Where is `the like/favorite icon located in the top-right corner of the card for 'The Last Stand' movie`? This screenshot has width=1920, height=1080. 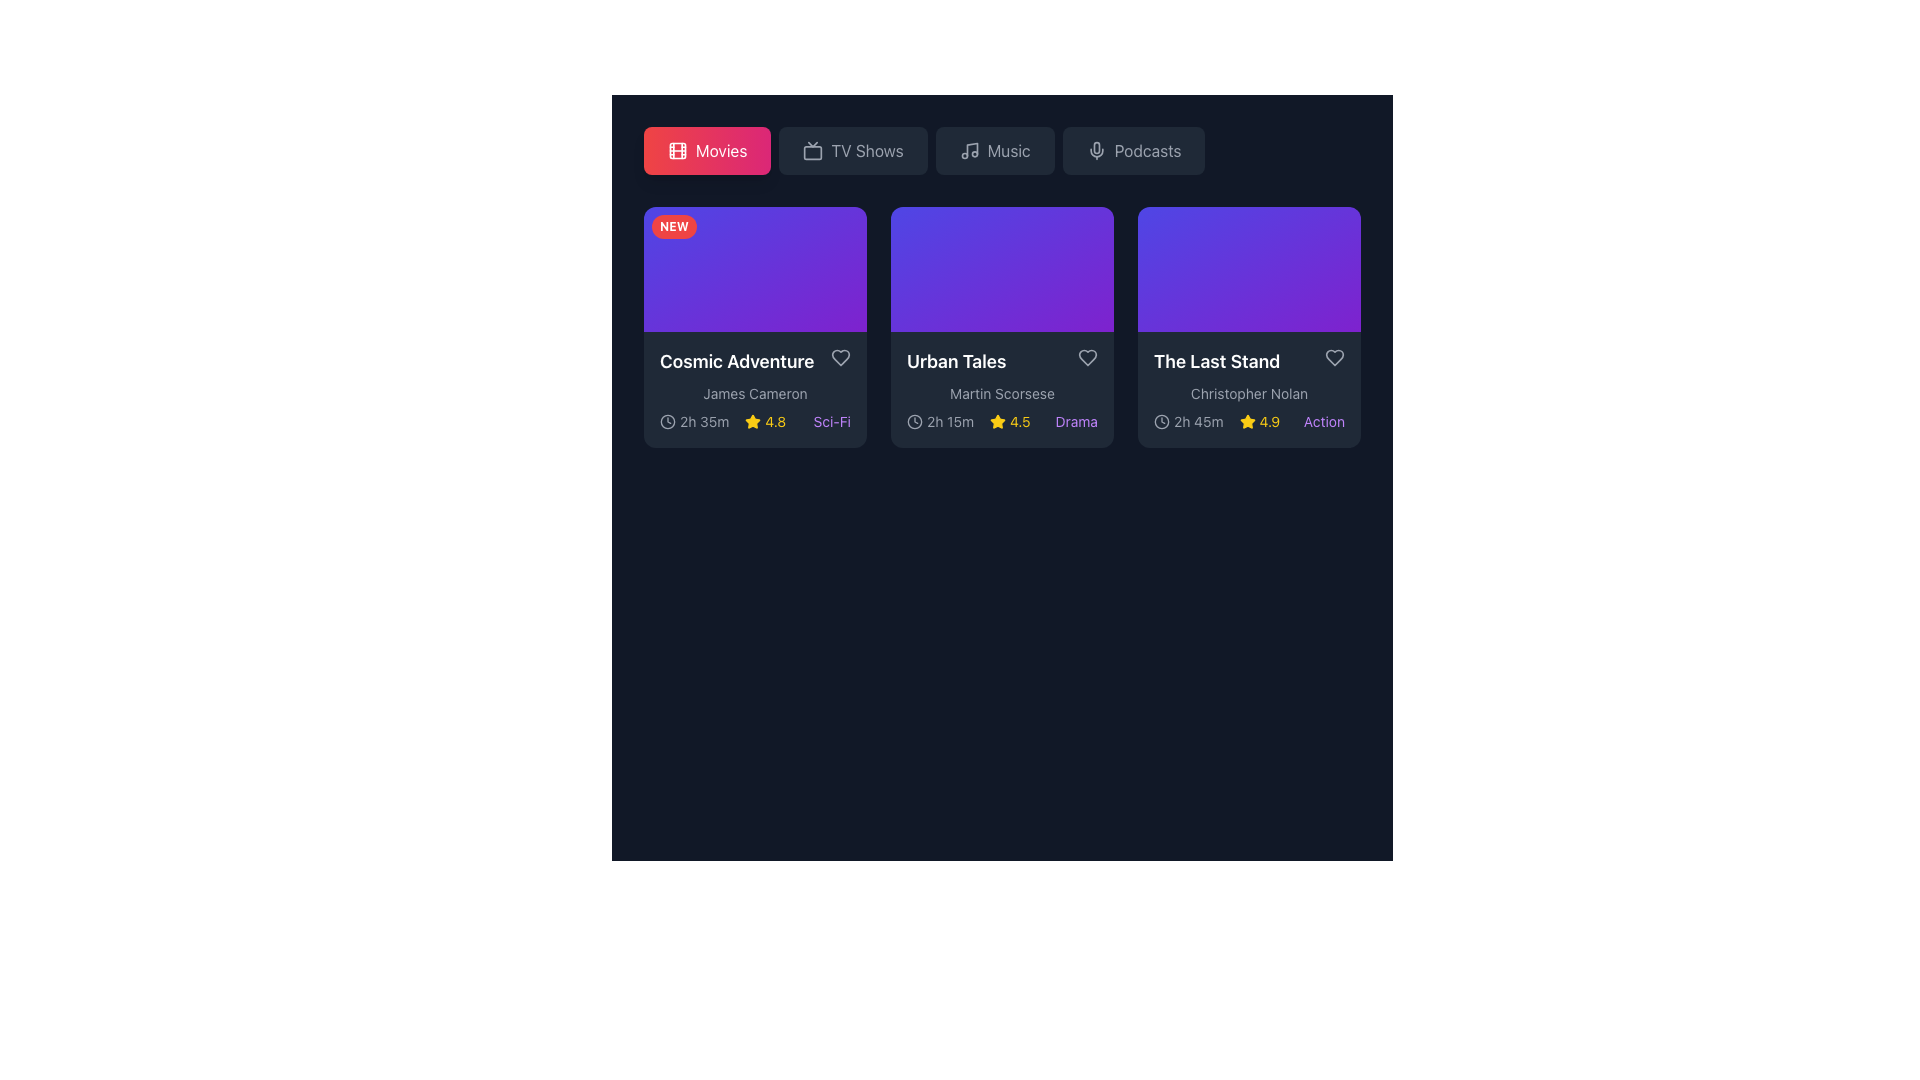 the like/favorite icon located in the top-right corner of the card for 'The Last Stand' movie is located at coordinates (1334, 357).